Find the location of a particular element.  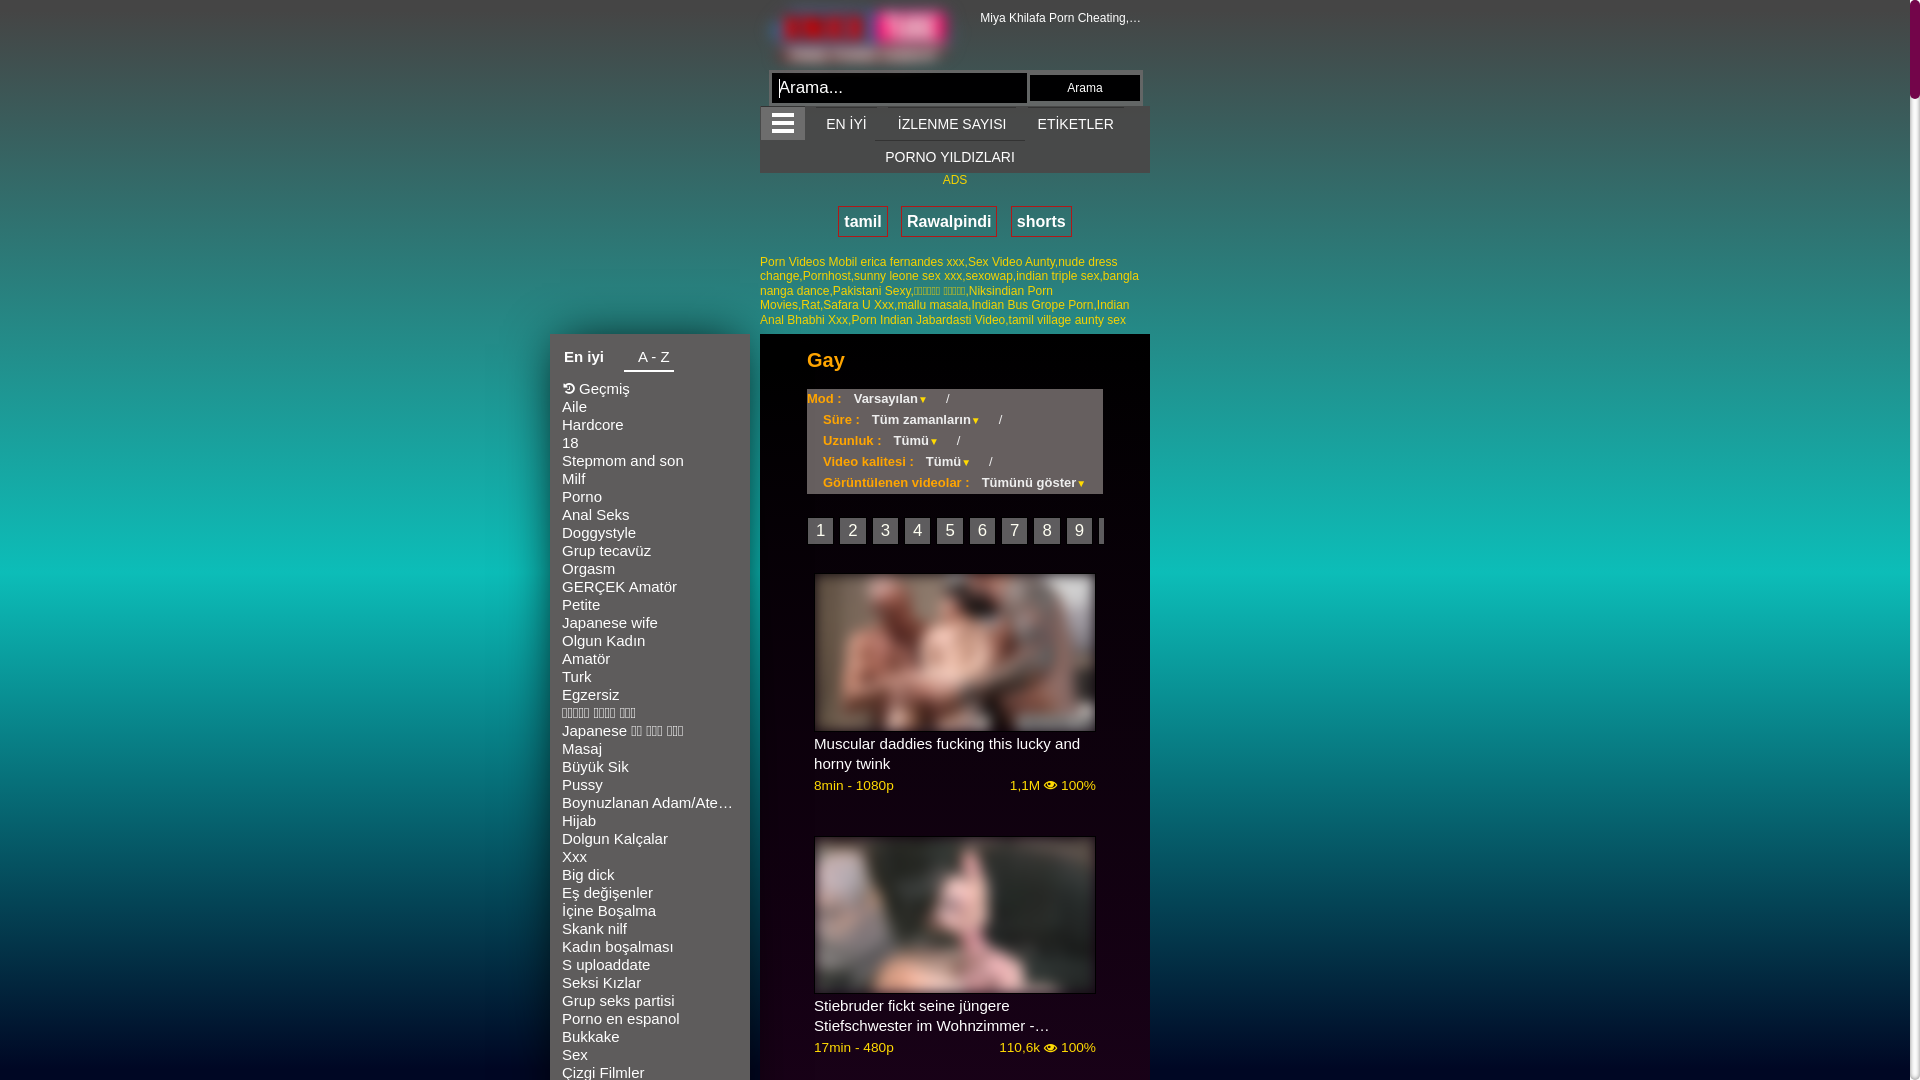

'Xxx' is located at coordinates (649, 855).